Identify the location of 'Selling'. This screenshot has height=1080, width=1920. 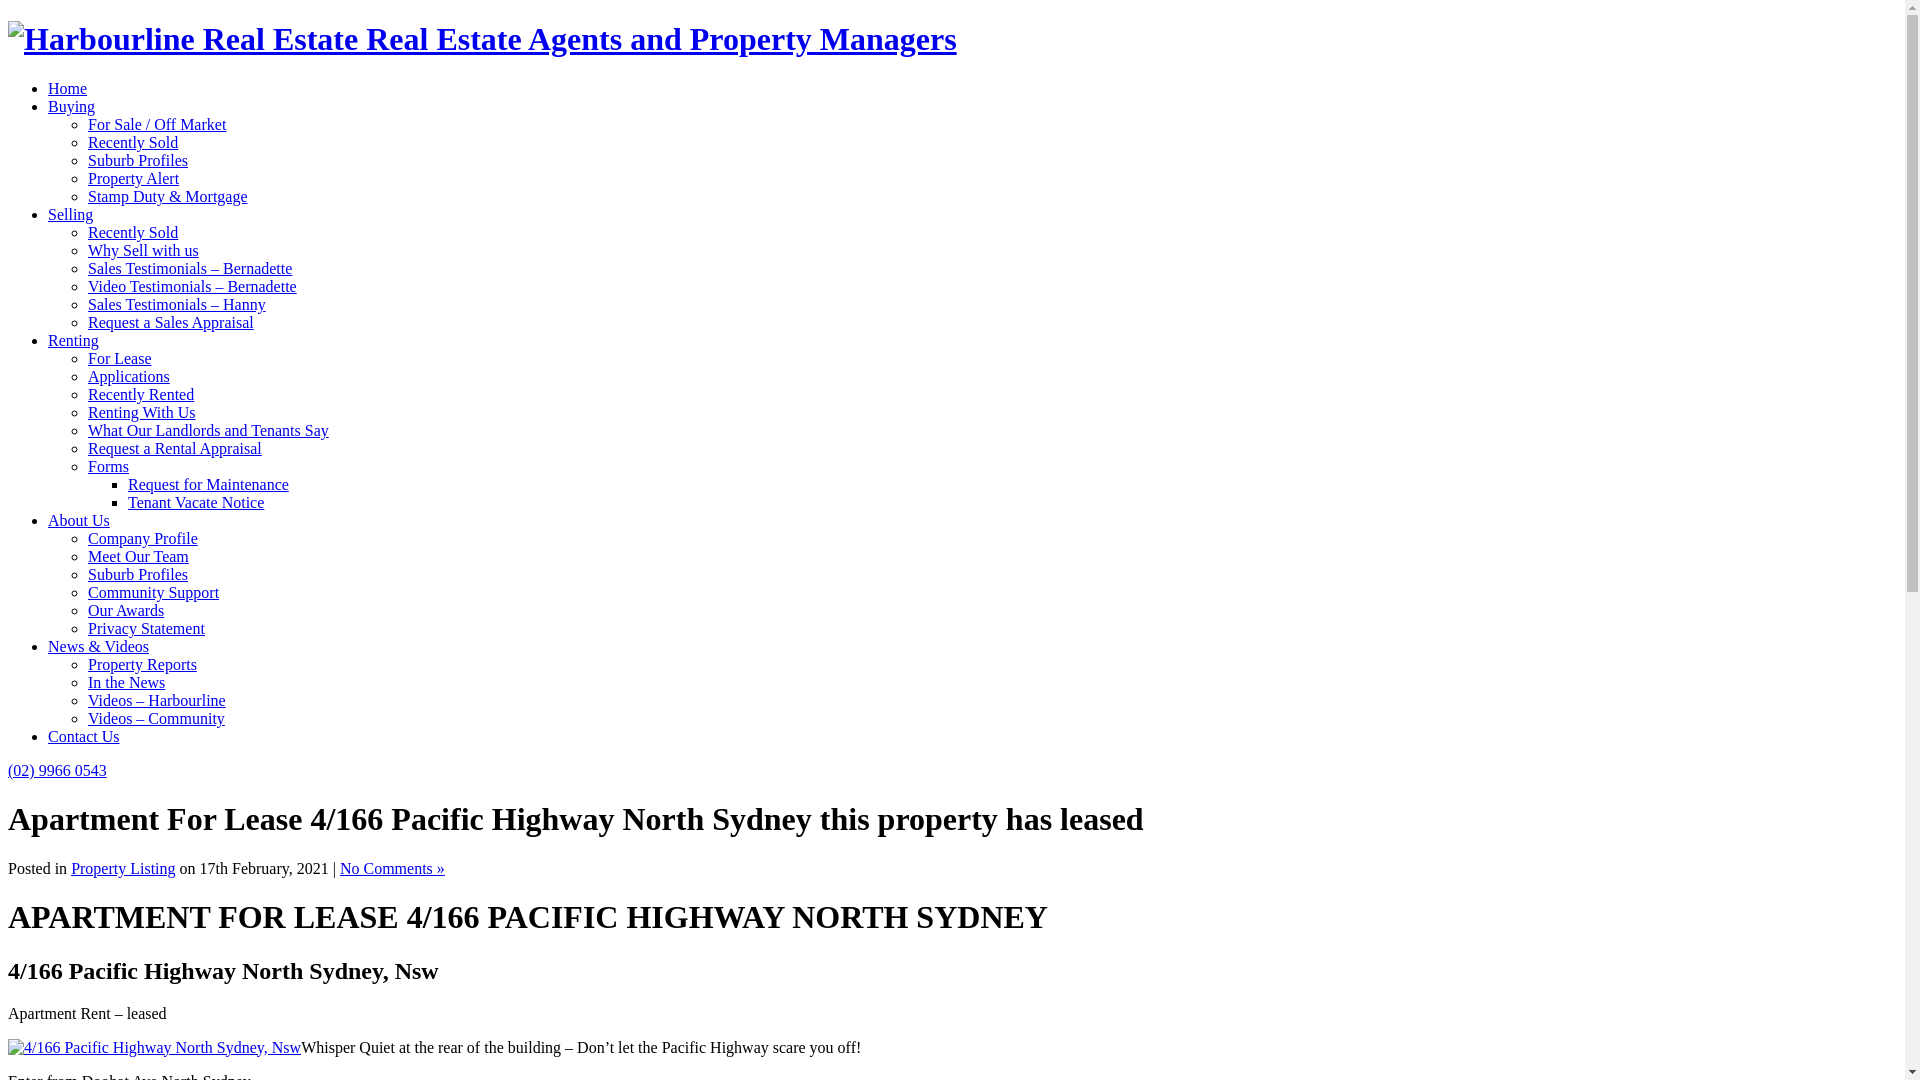
(48, 214).